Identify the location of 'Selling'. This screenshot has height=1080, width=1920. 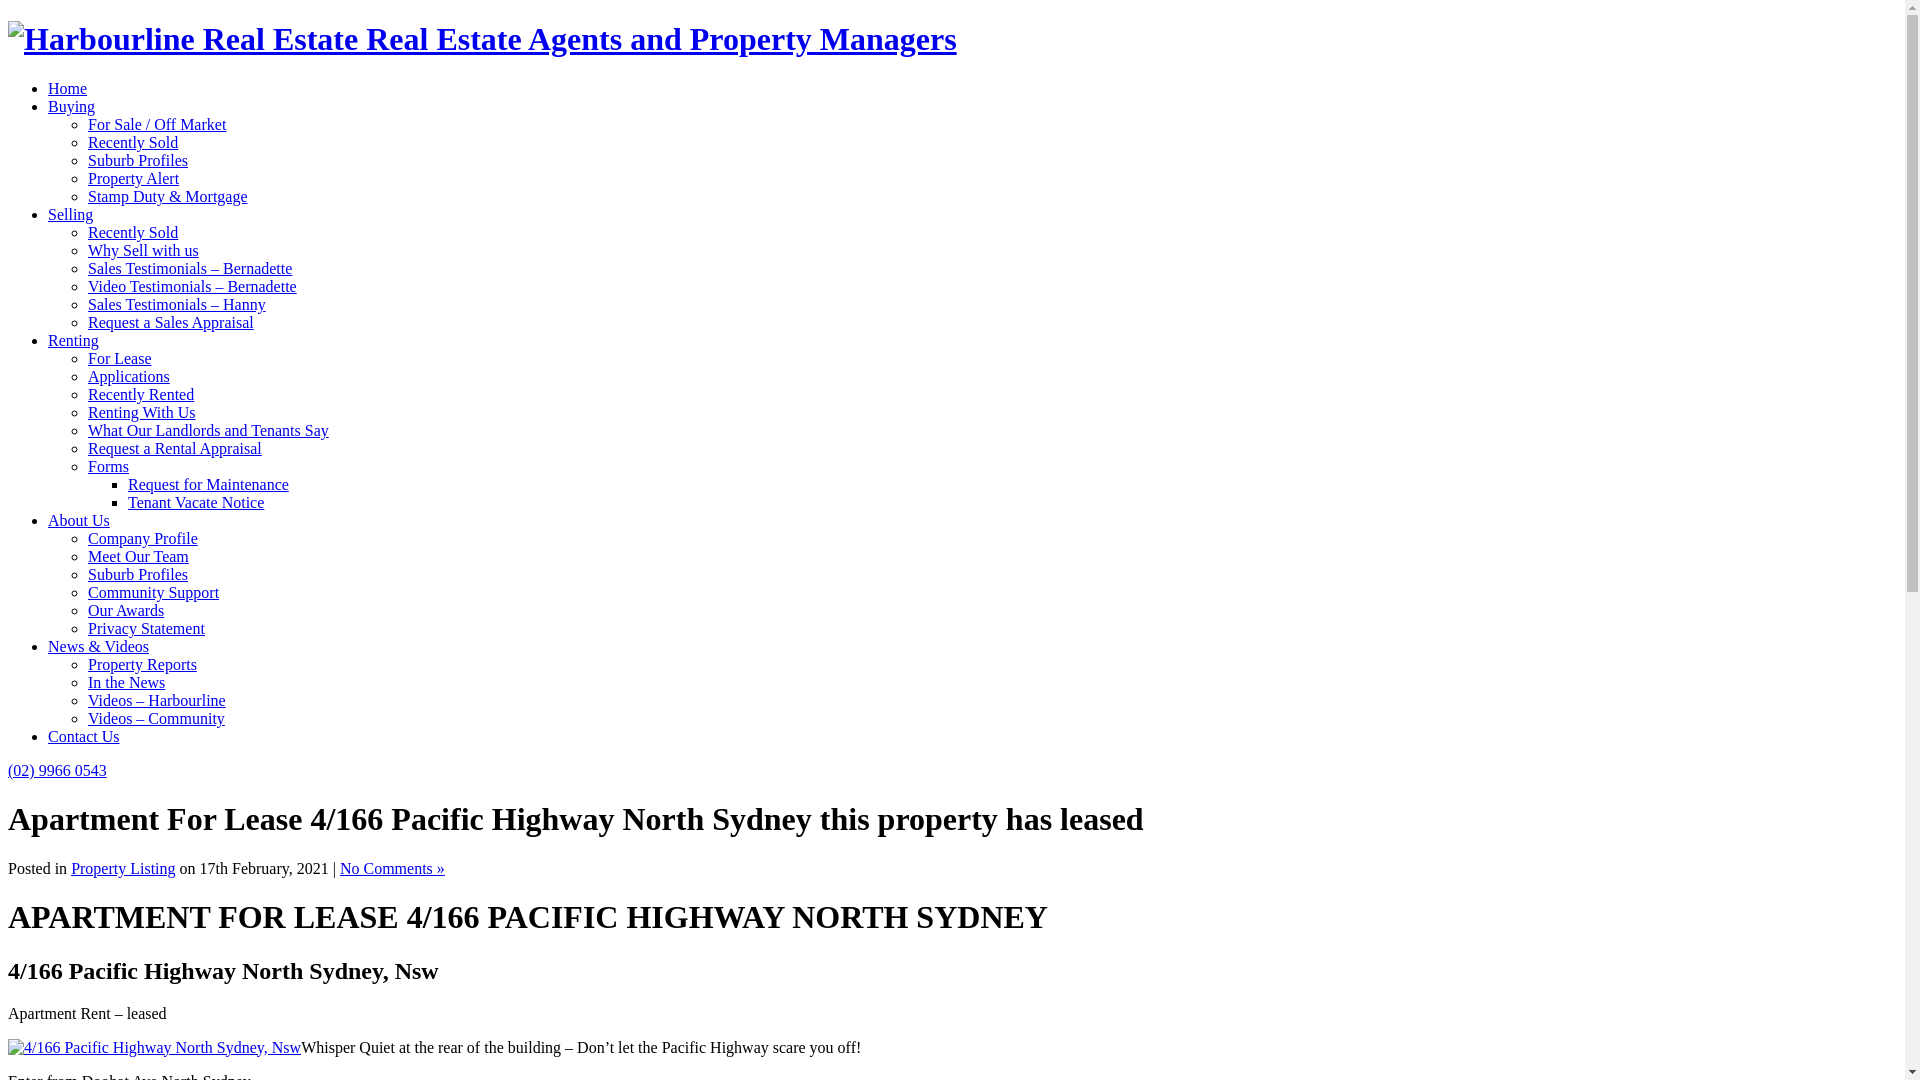
(48, 214).